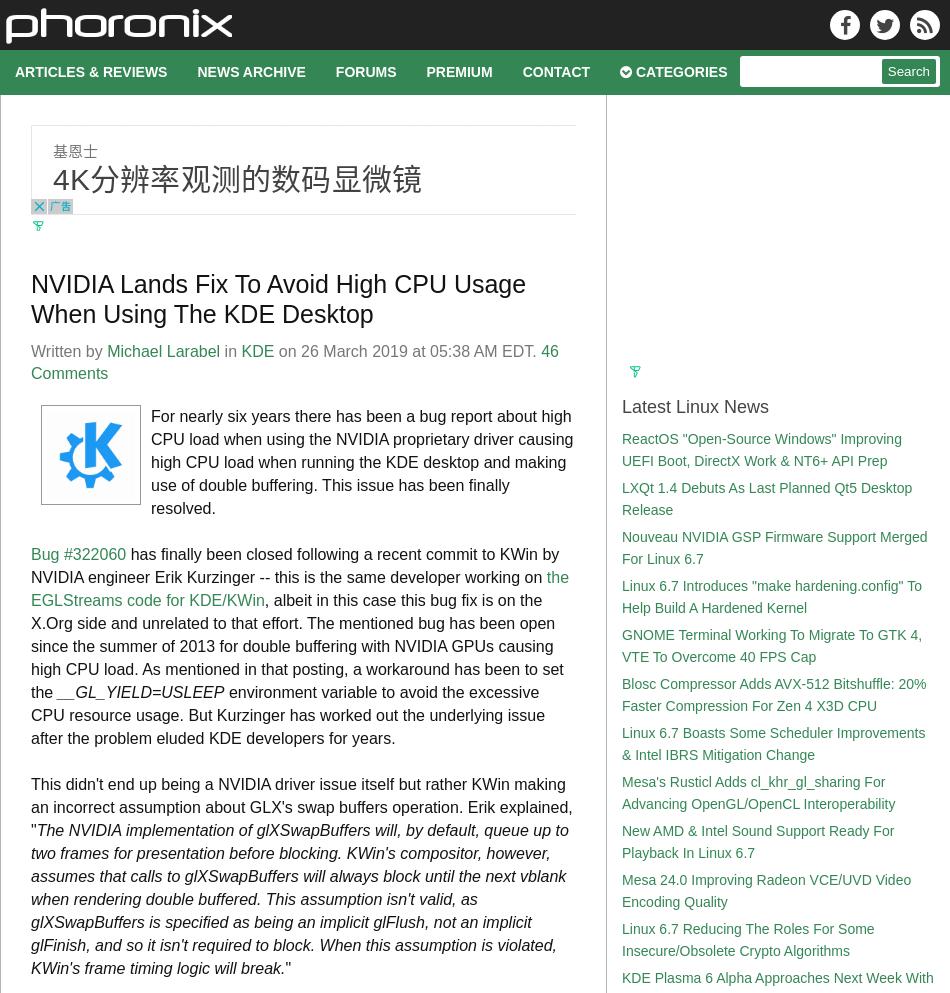 The width and height of the screenshot is (950, 993). Describe the element at coordinates (772, 694) in the screenshot. I see `'Blosc Compressor Adds AVX-512 Bitshuffle: 20% Faster Compression For Zen 4 X3D CPU'` at that location.